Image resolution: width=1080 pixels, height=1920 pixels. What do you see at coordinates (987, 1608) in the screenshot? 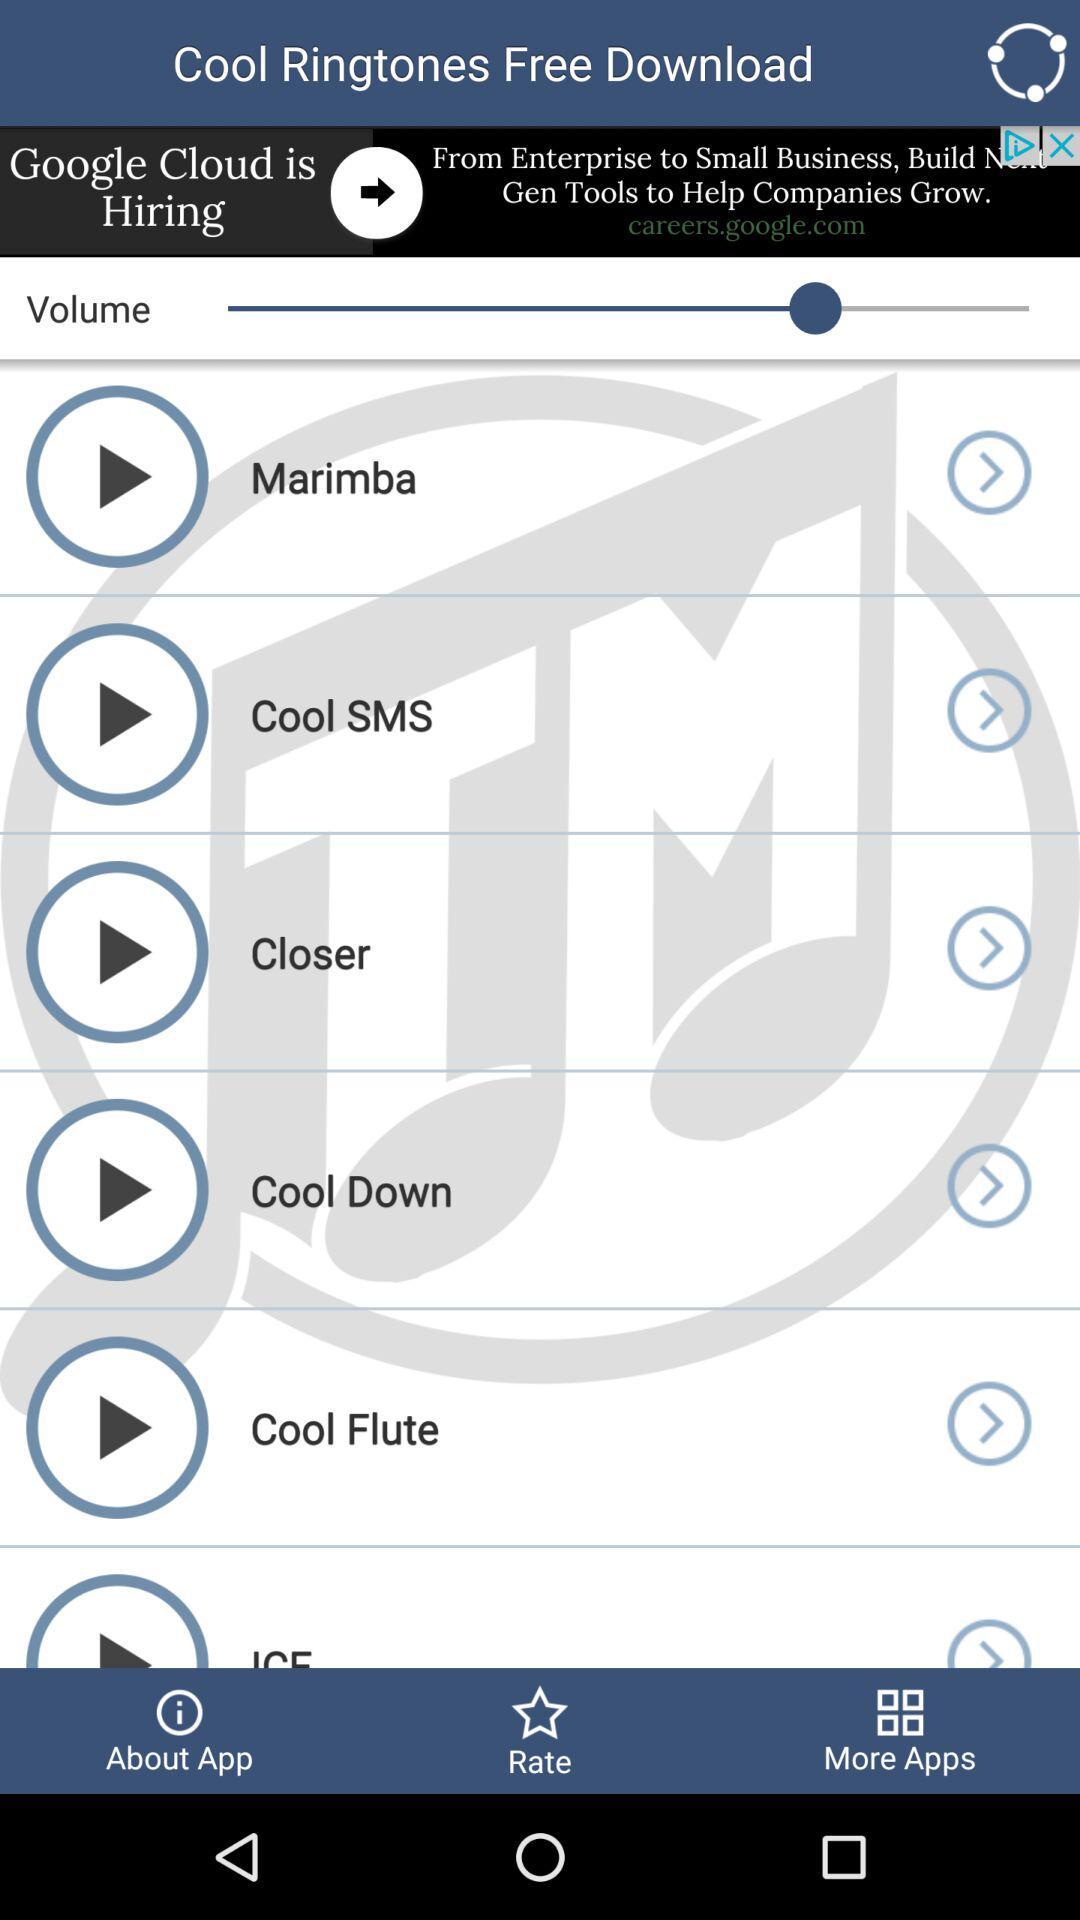
I see `sound button` at bounding box center [987, 1608].